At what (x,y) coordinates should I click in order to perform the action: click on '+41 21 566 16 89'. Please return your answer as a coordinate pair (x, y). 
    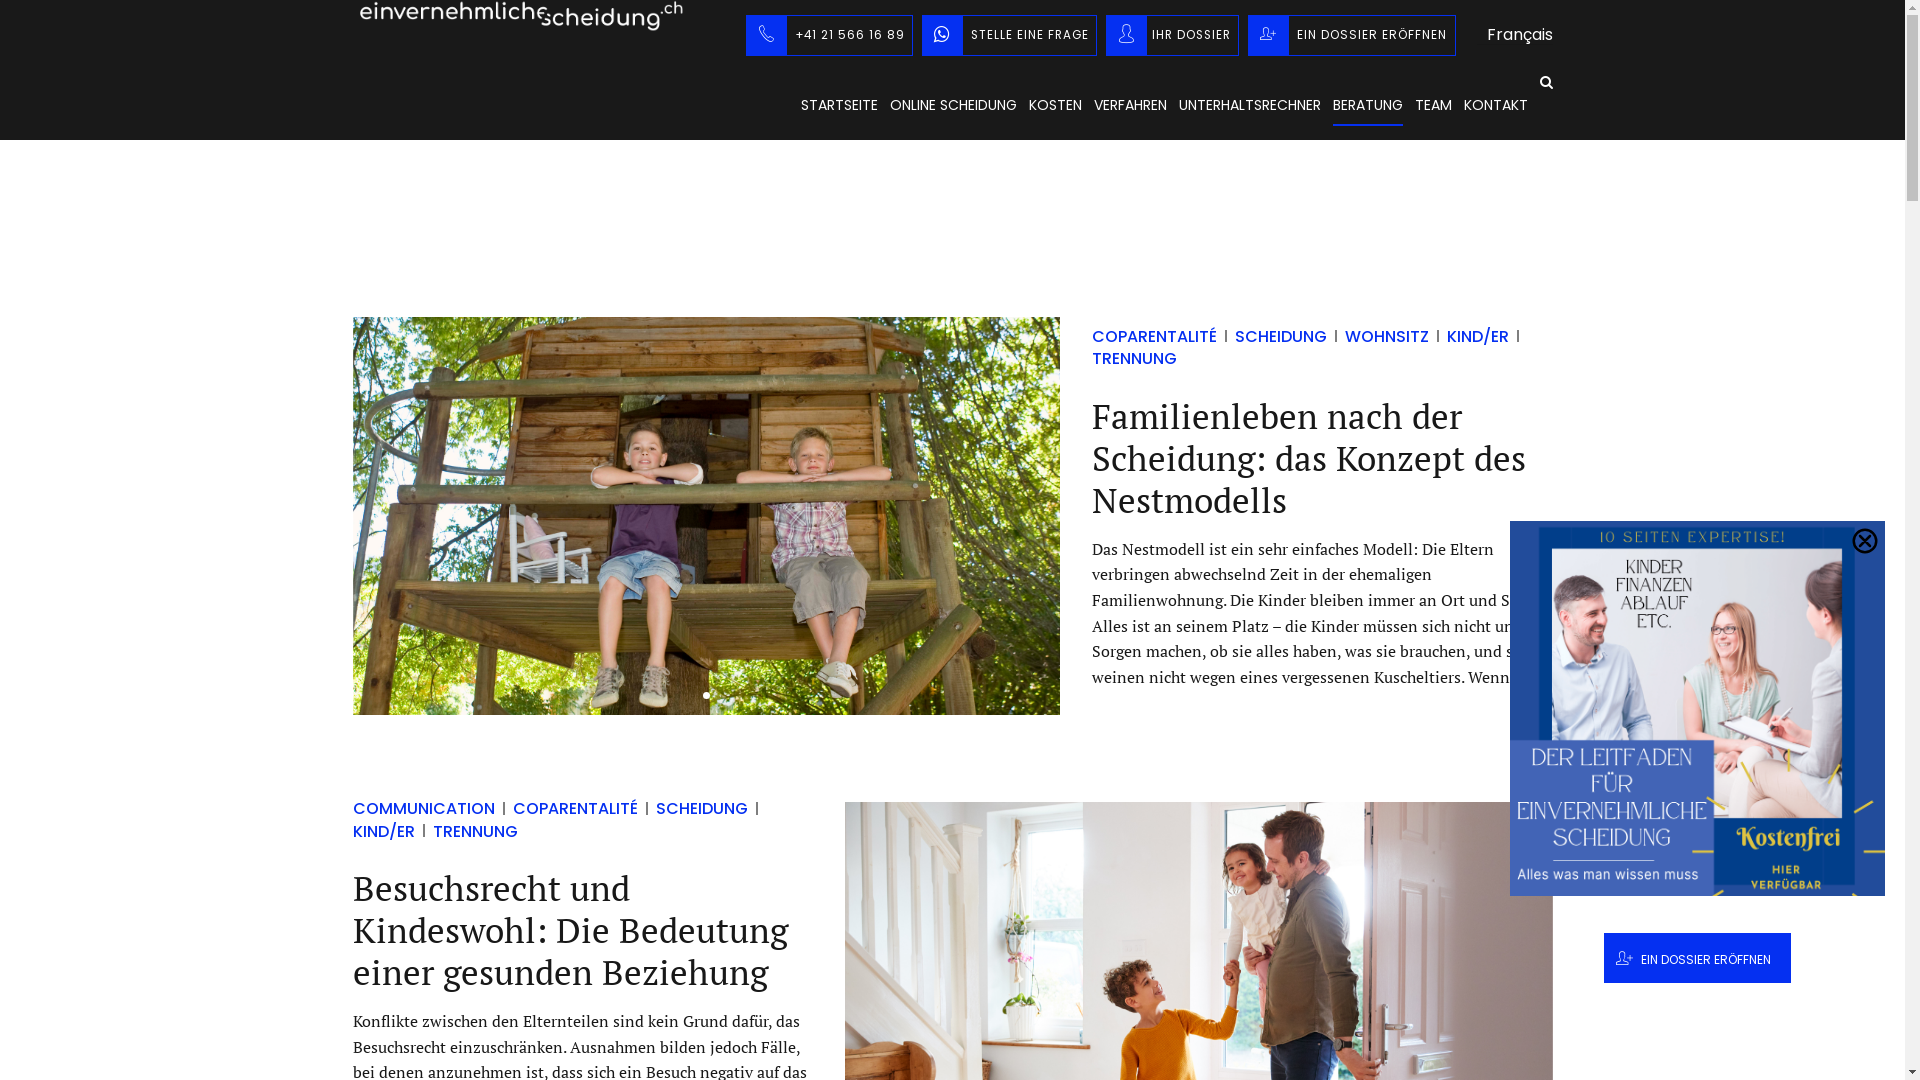
    Looking at the image, I should click on (744, 34).